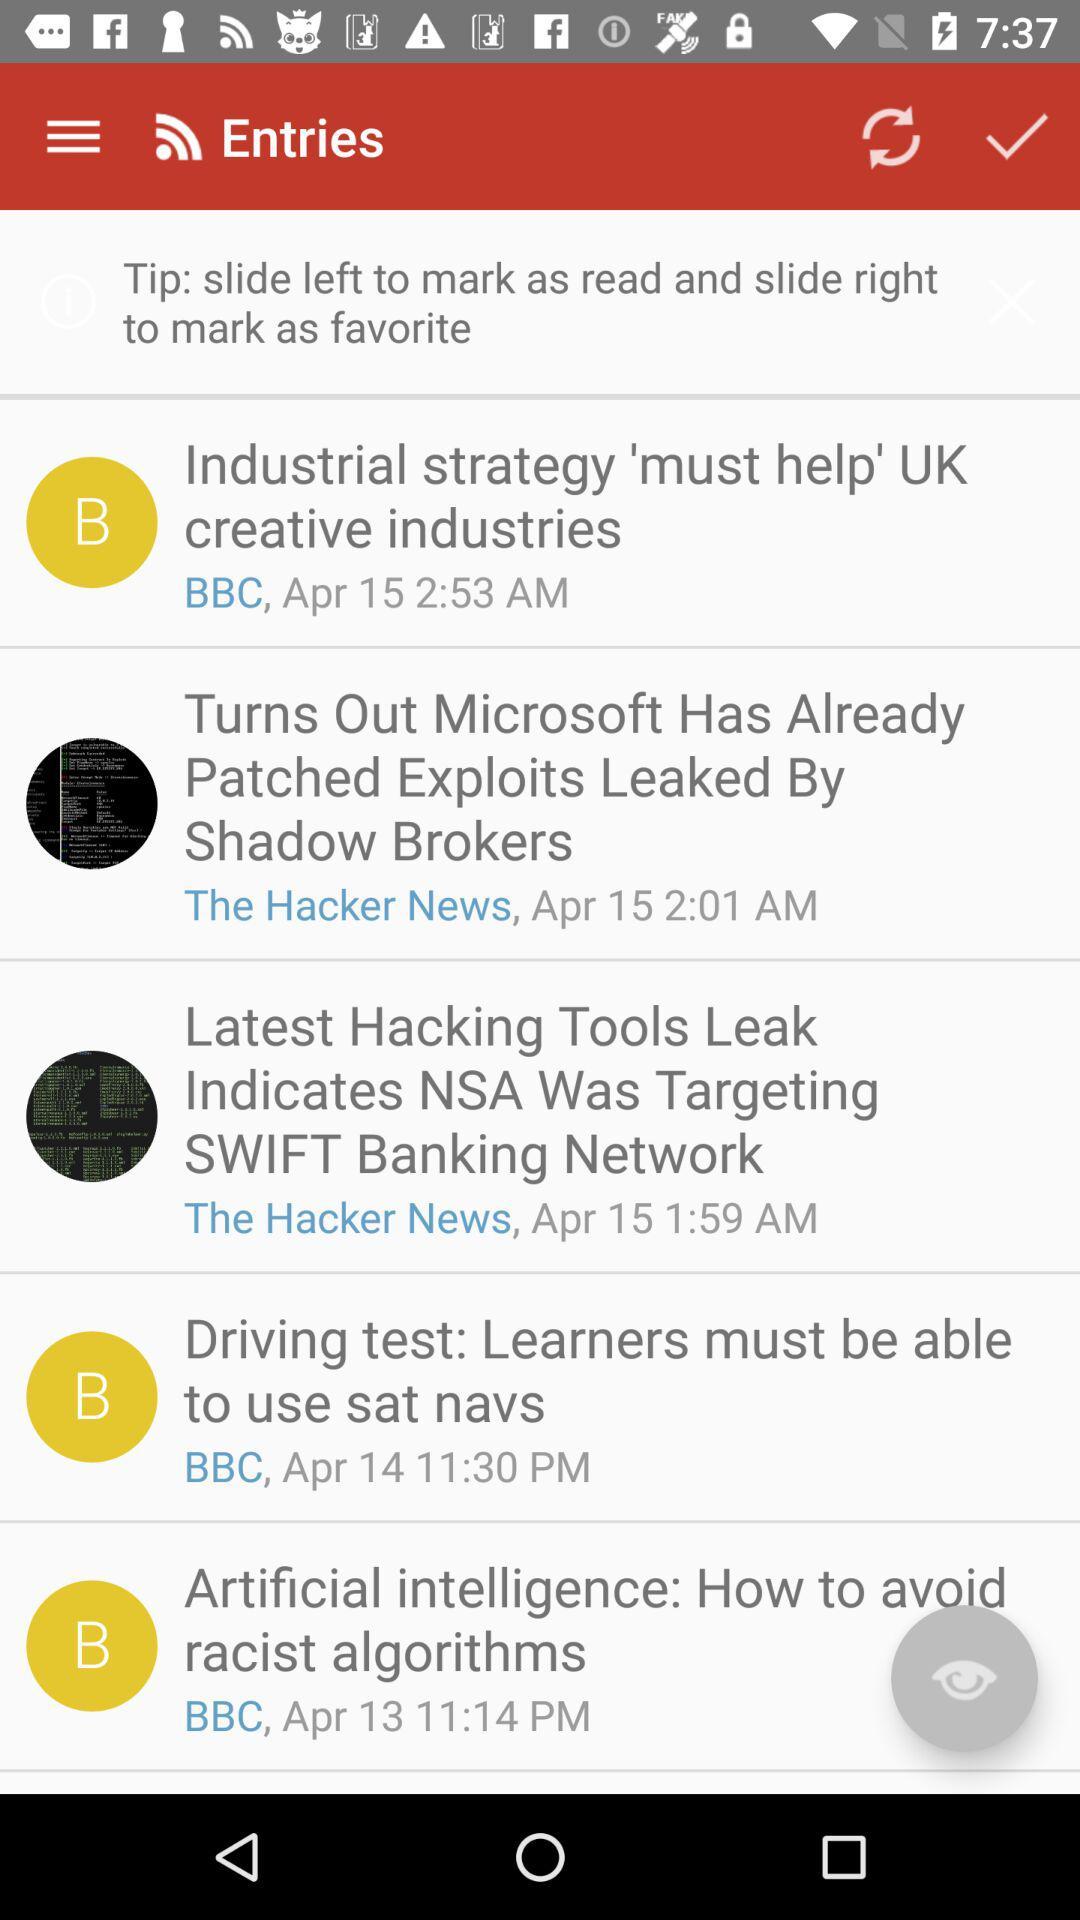 This screenshot has height=1920, width=1080. I want to click on the visibility icon, so click(963, 1678).